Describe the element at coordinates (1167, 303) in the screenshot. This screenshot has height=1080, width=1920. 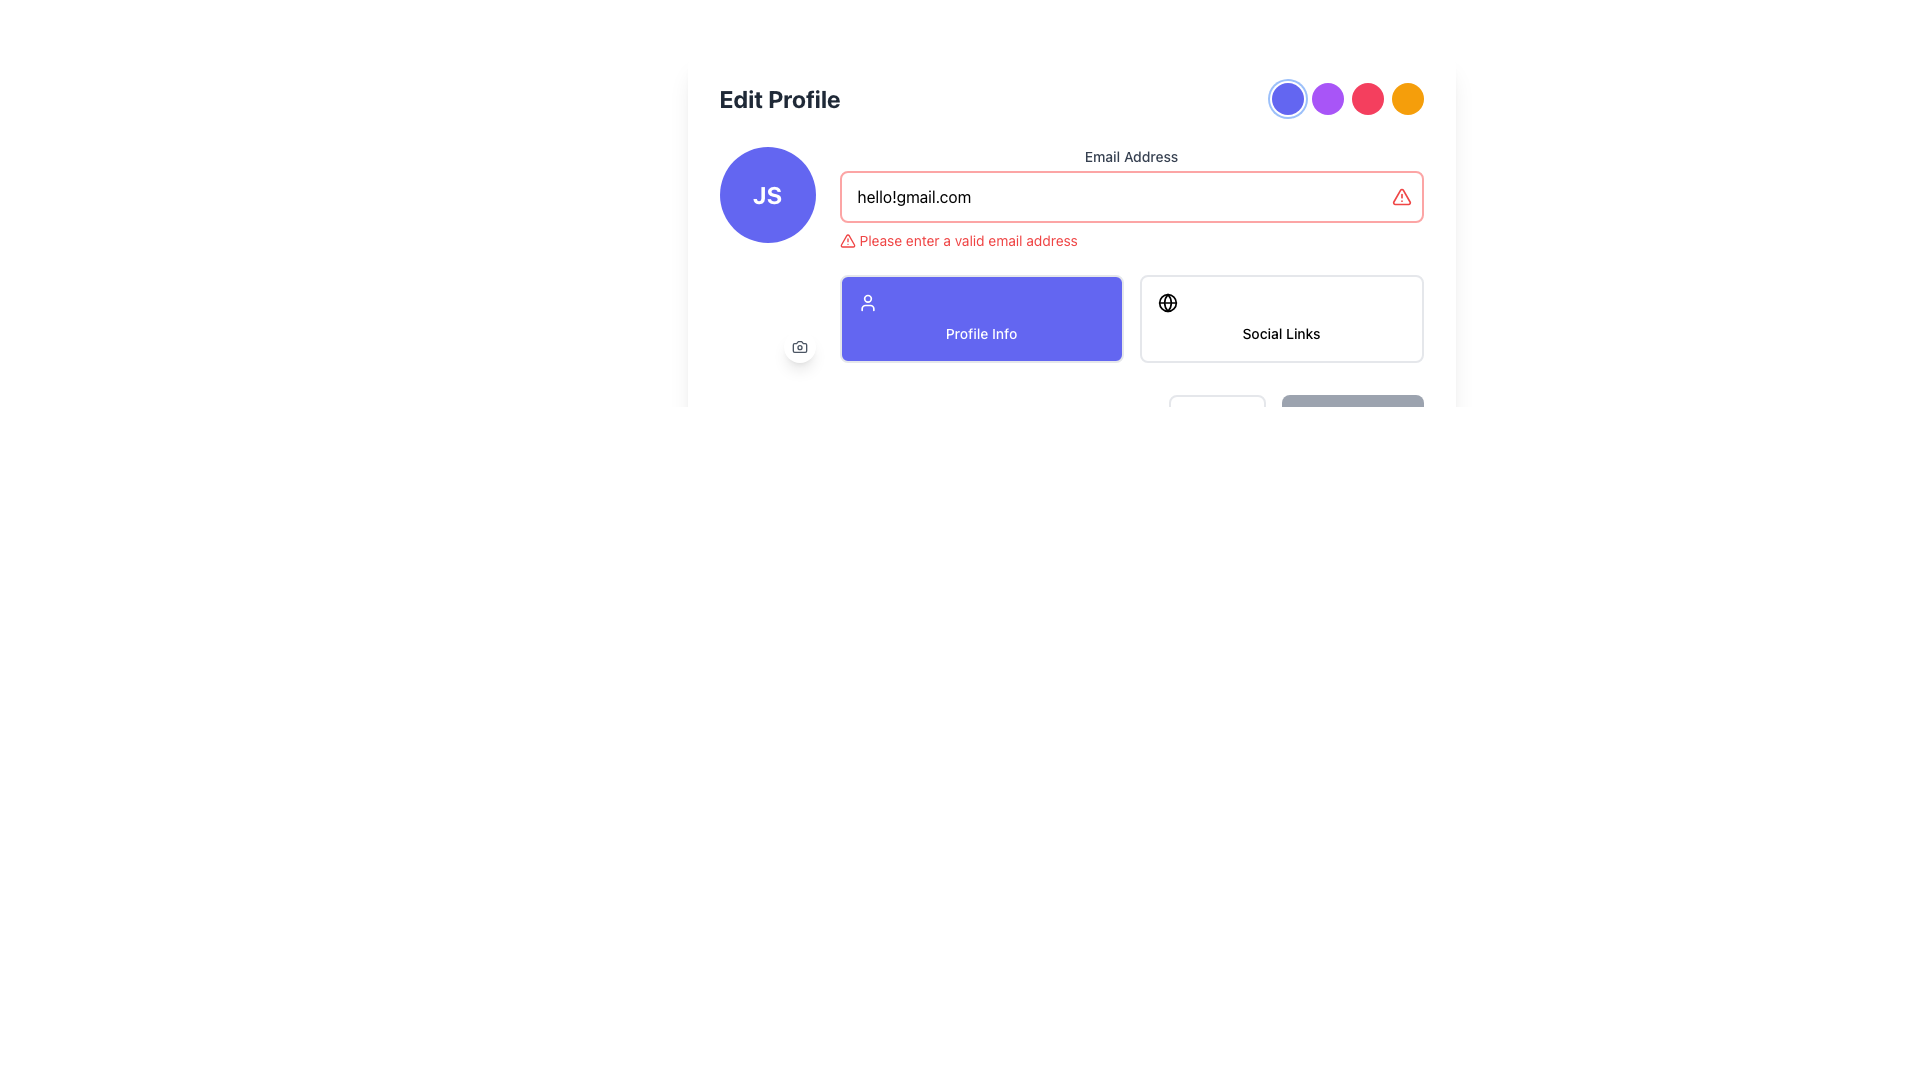
I see `the globe icon located inside the 'Social Links' section, positioned above the text 'Social Links'` at that location.